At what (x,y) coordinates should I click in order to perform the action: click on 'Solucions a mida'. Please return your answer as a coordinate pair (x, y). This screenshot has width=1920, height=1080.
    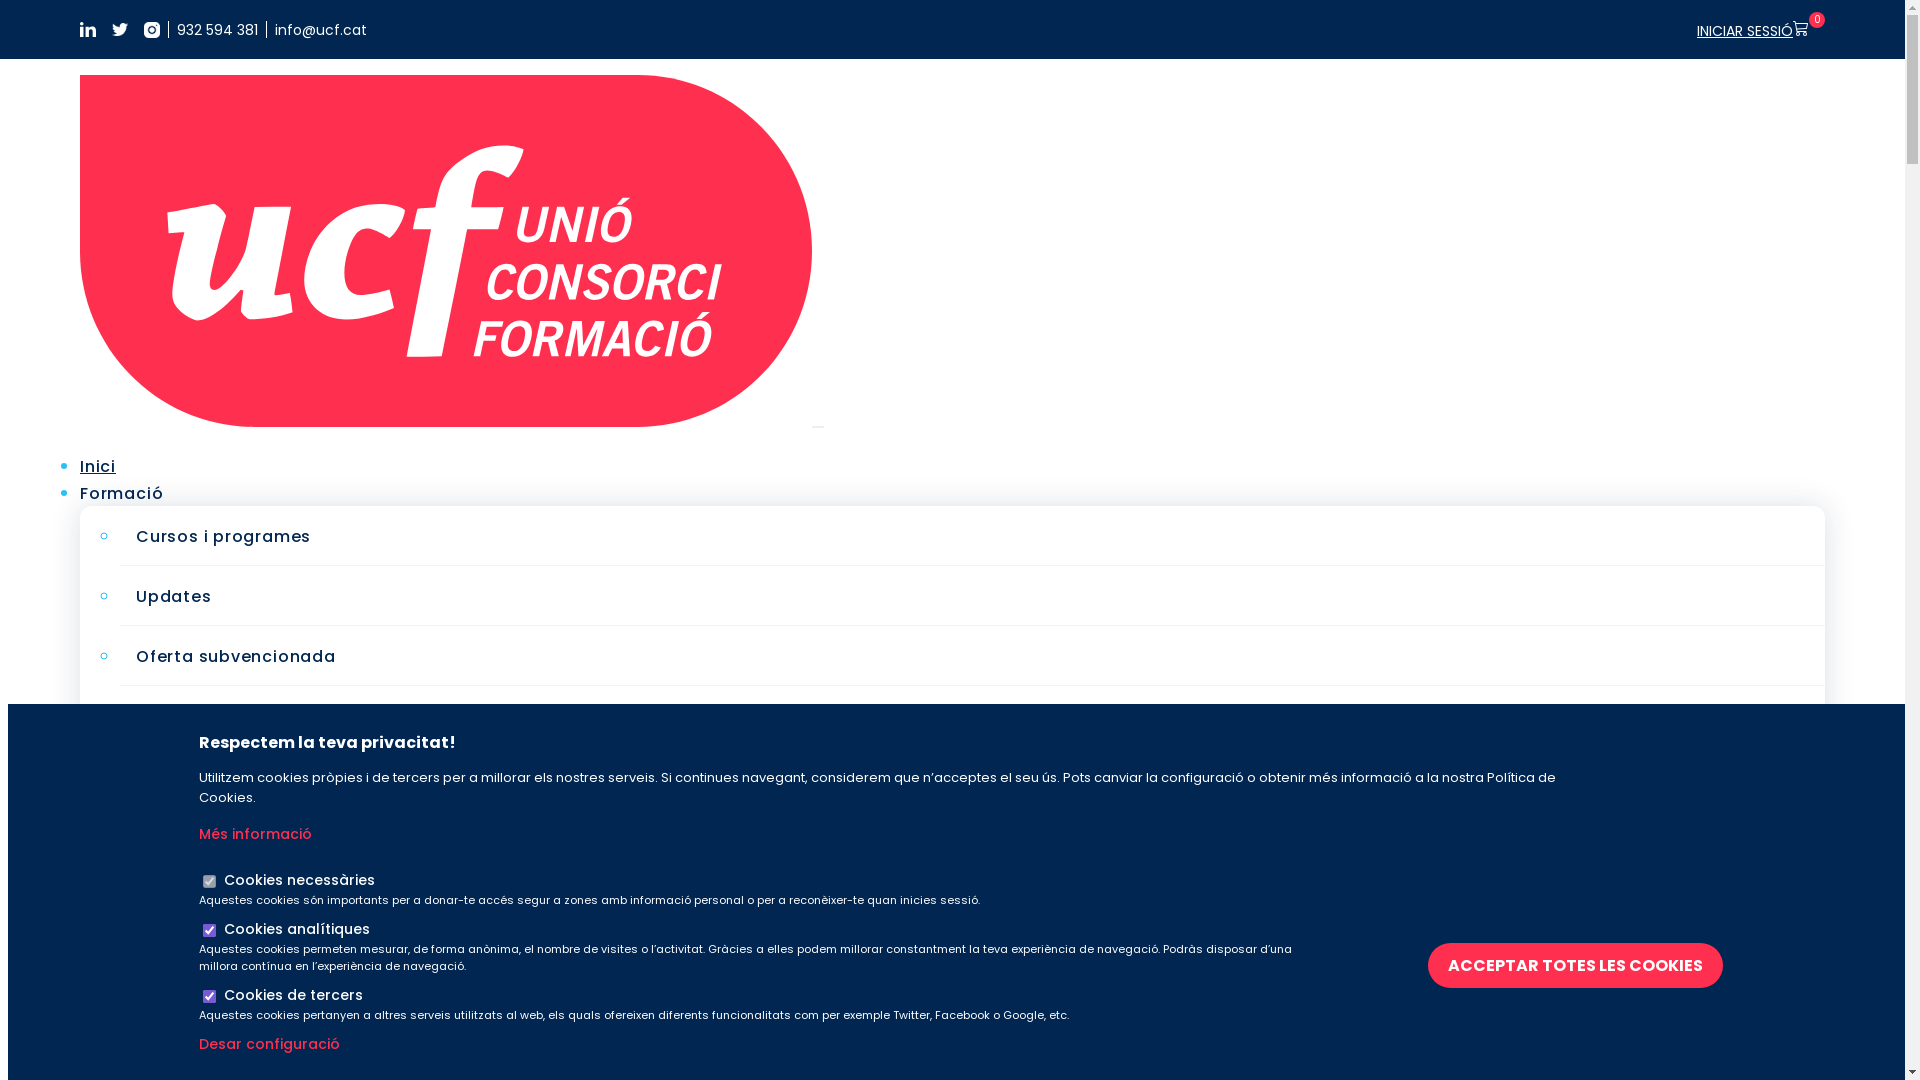
    Looking at the image, I should click on (155, 759).